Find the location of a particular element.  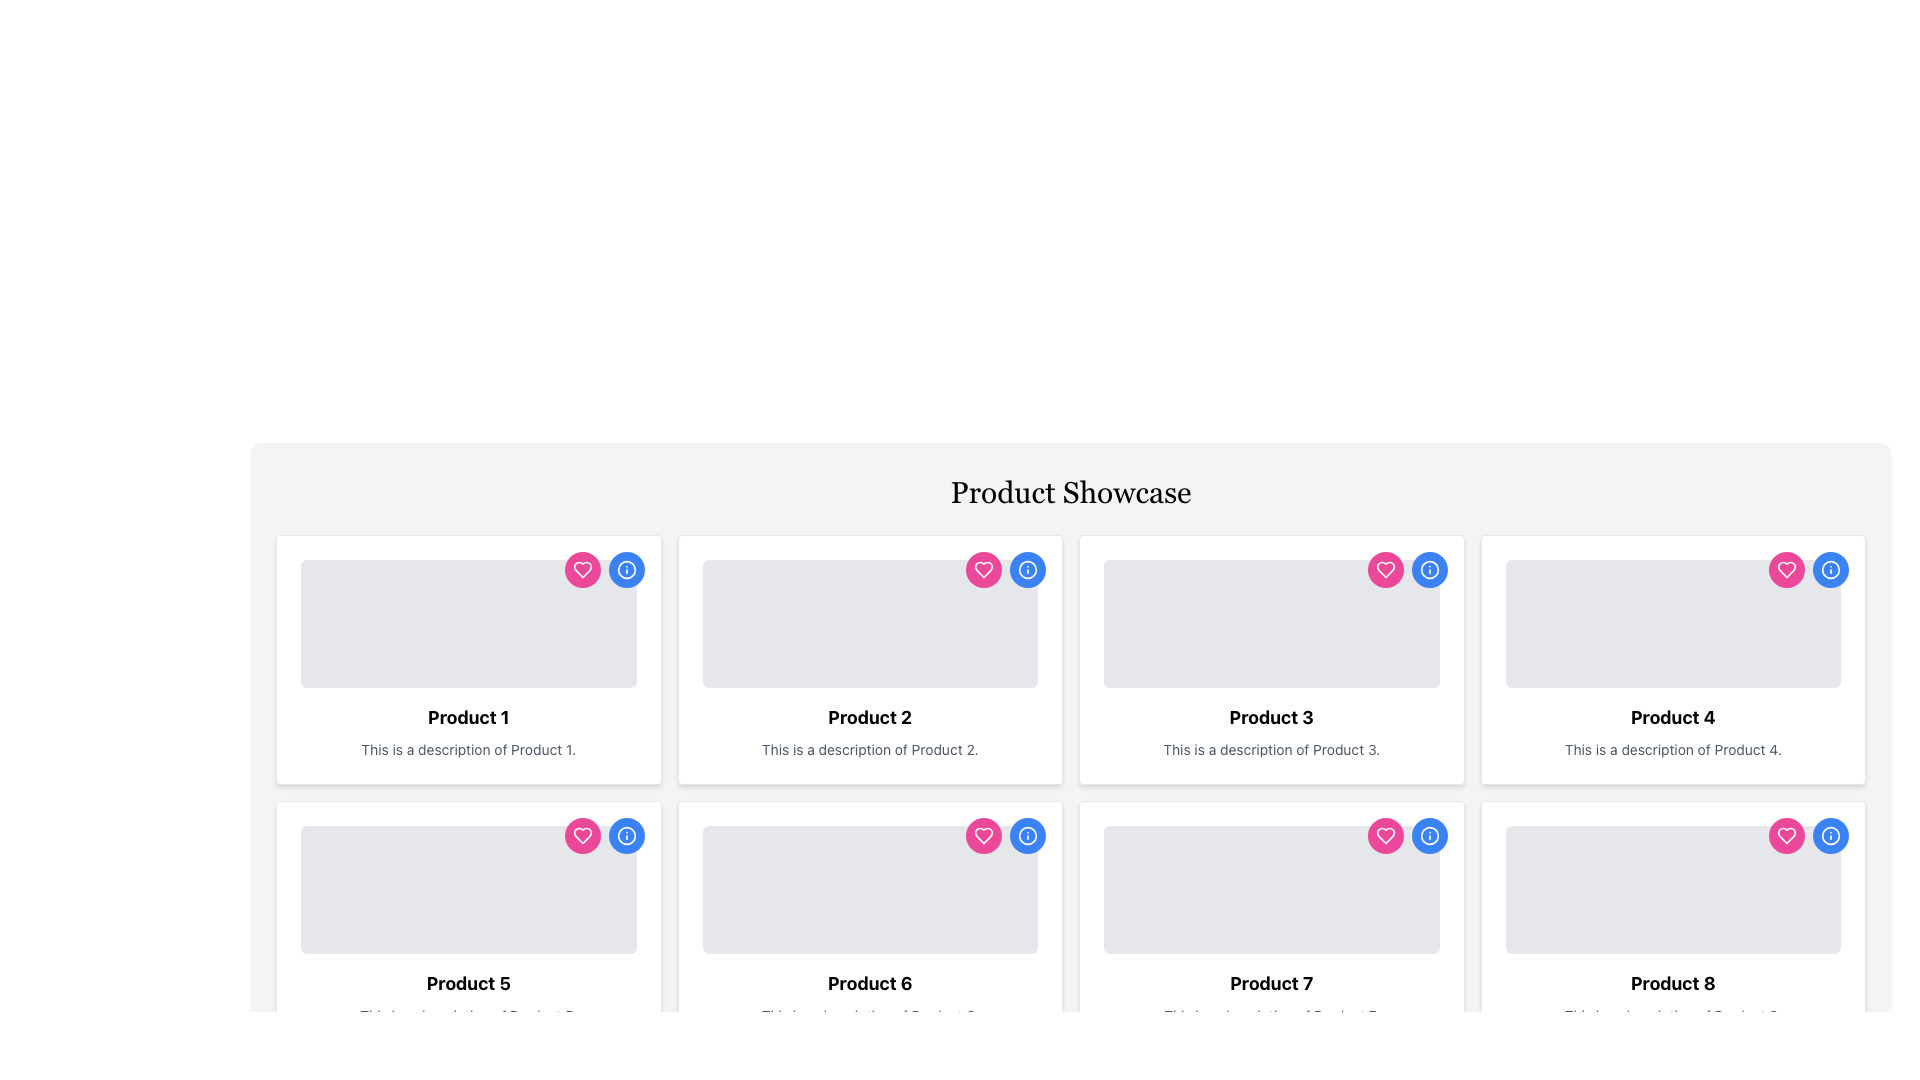

the text label displaying 'Product 4' is located at coordinates (1673, 716).